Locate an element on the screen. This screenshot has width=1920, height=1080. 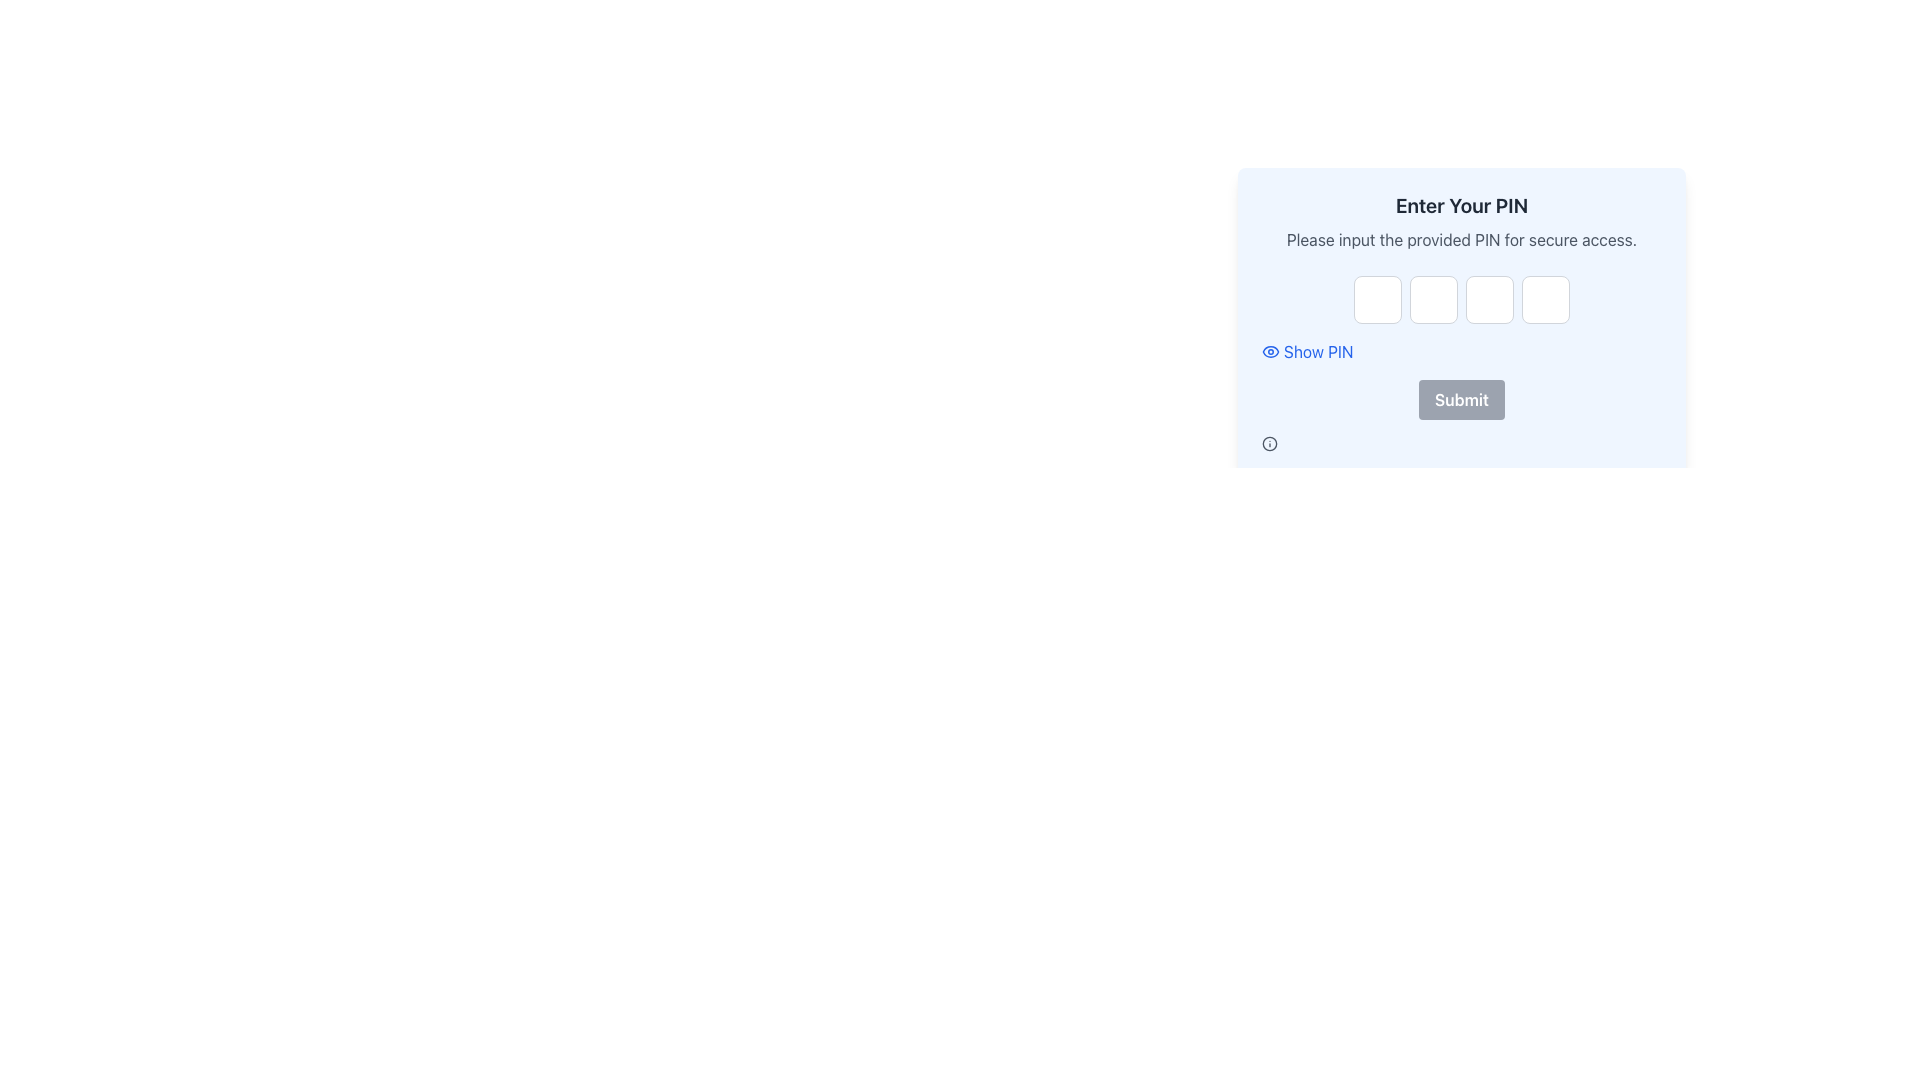
the next or previous password input field in the group of four input boxes arranged horizontally, positioned below the 'Please input the provided PIN for secure access.' text is located at coordinates (1462, 300).